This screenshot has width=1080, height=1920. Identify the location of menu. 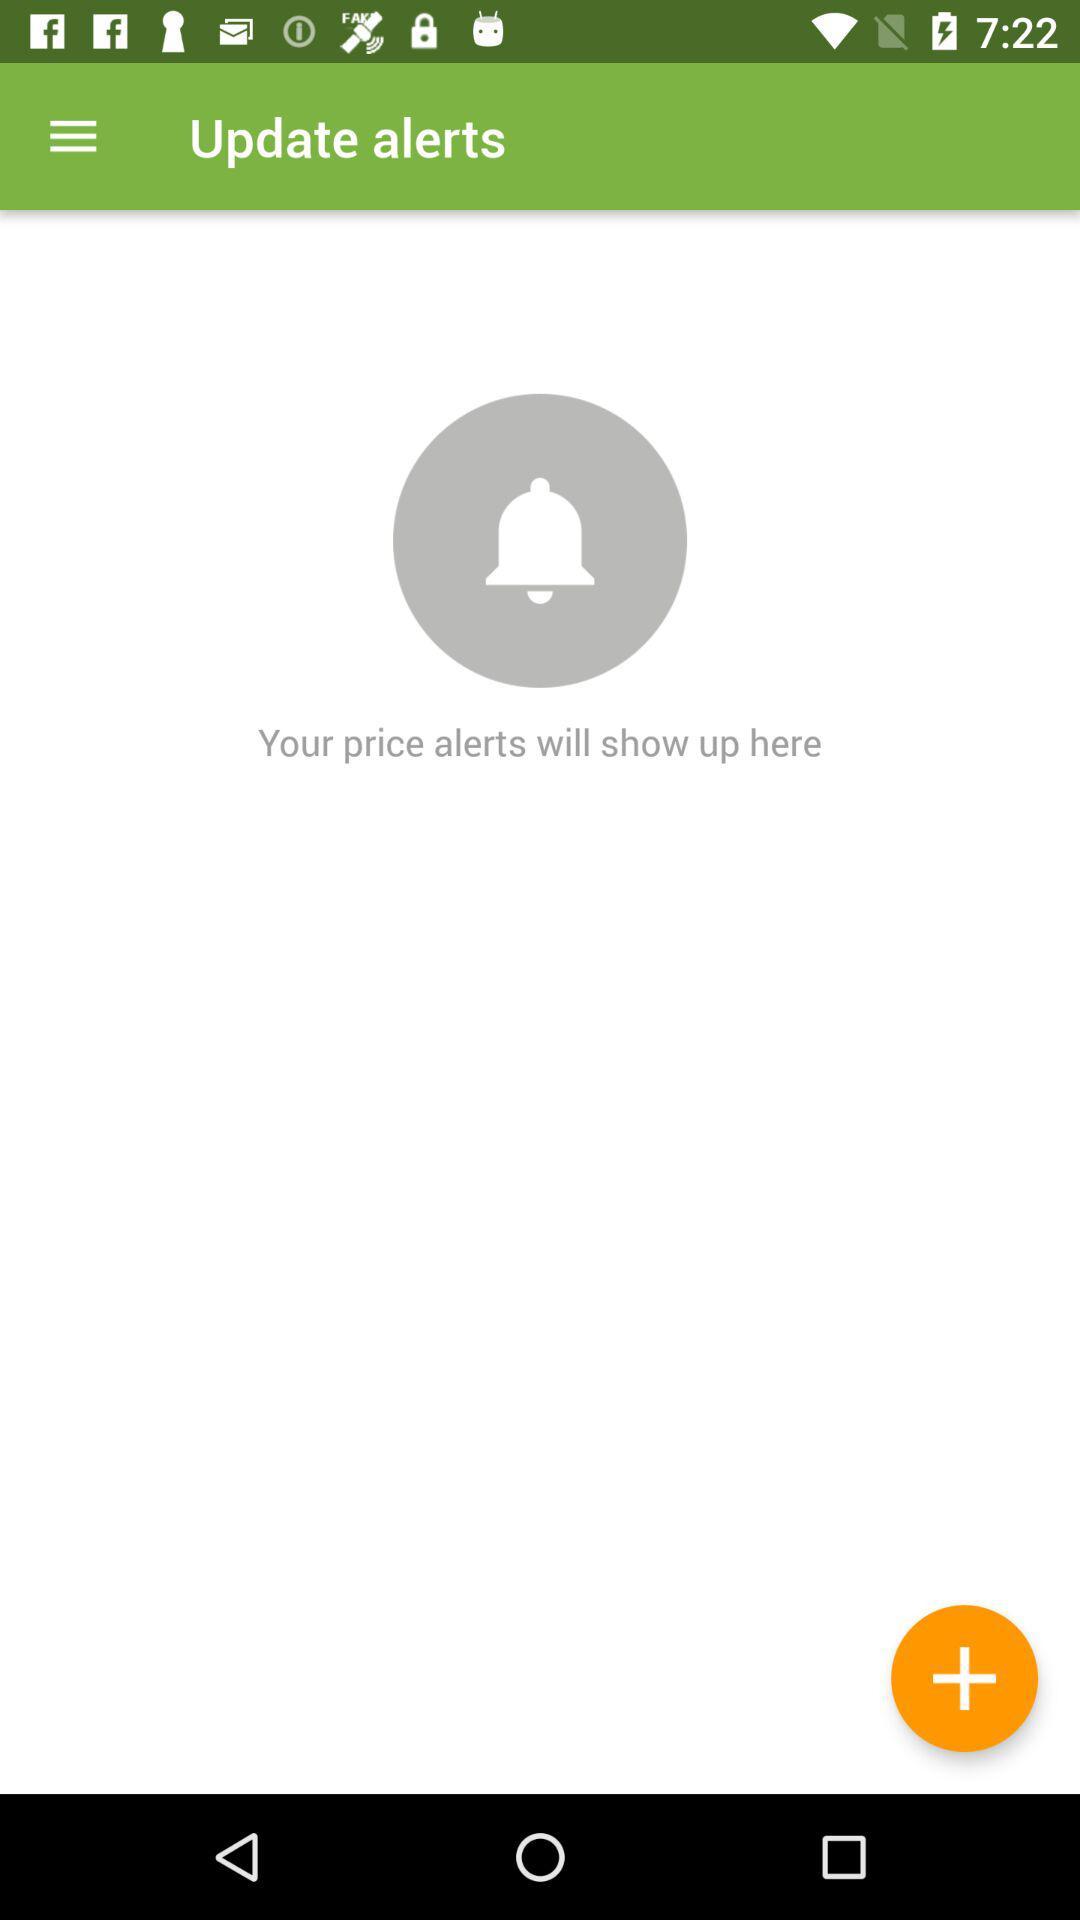
(72, 135).